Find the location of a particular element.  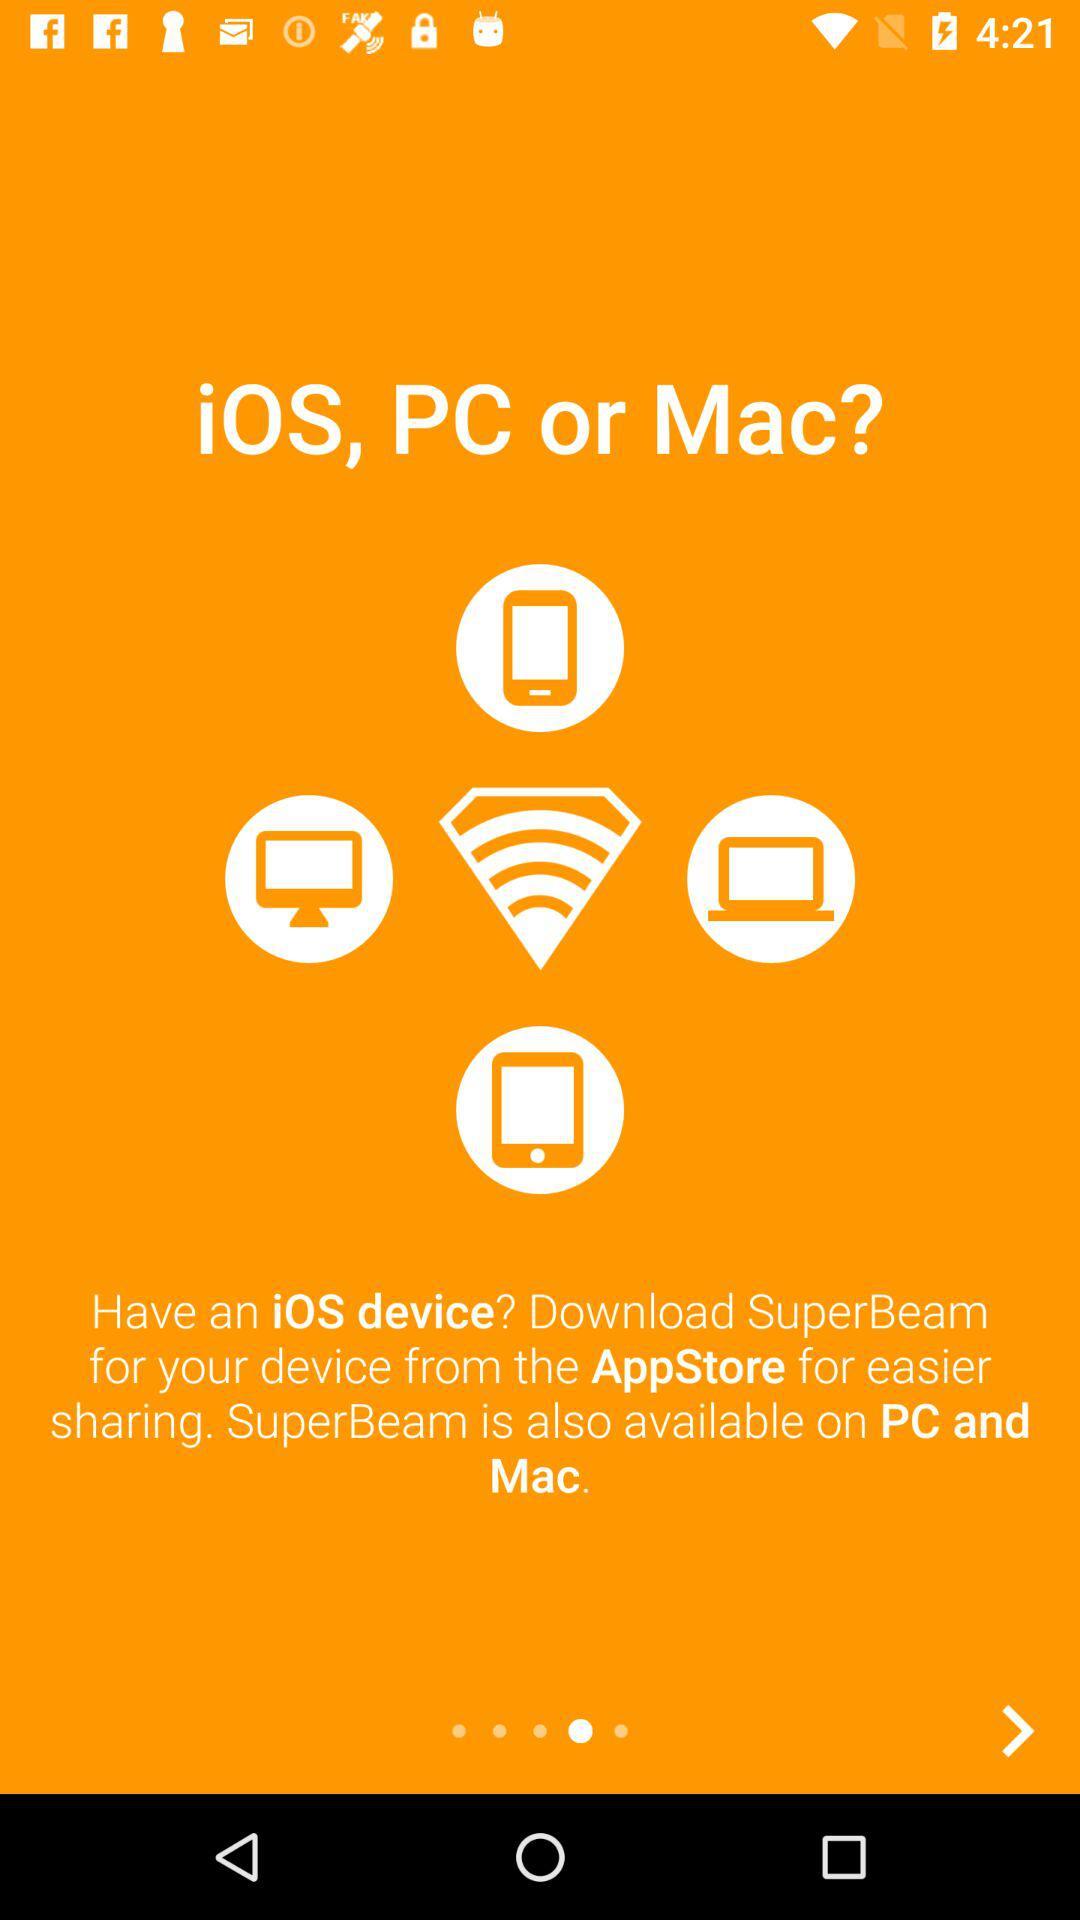

go forward is located at coordinates (1017, 1730).